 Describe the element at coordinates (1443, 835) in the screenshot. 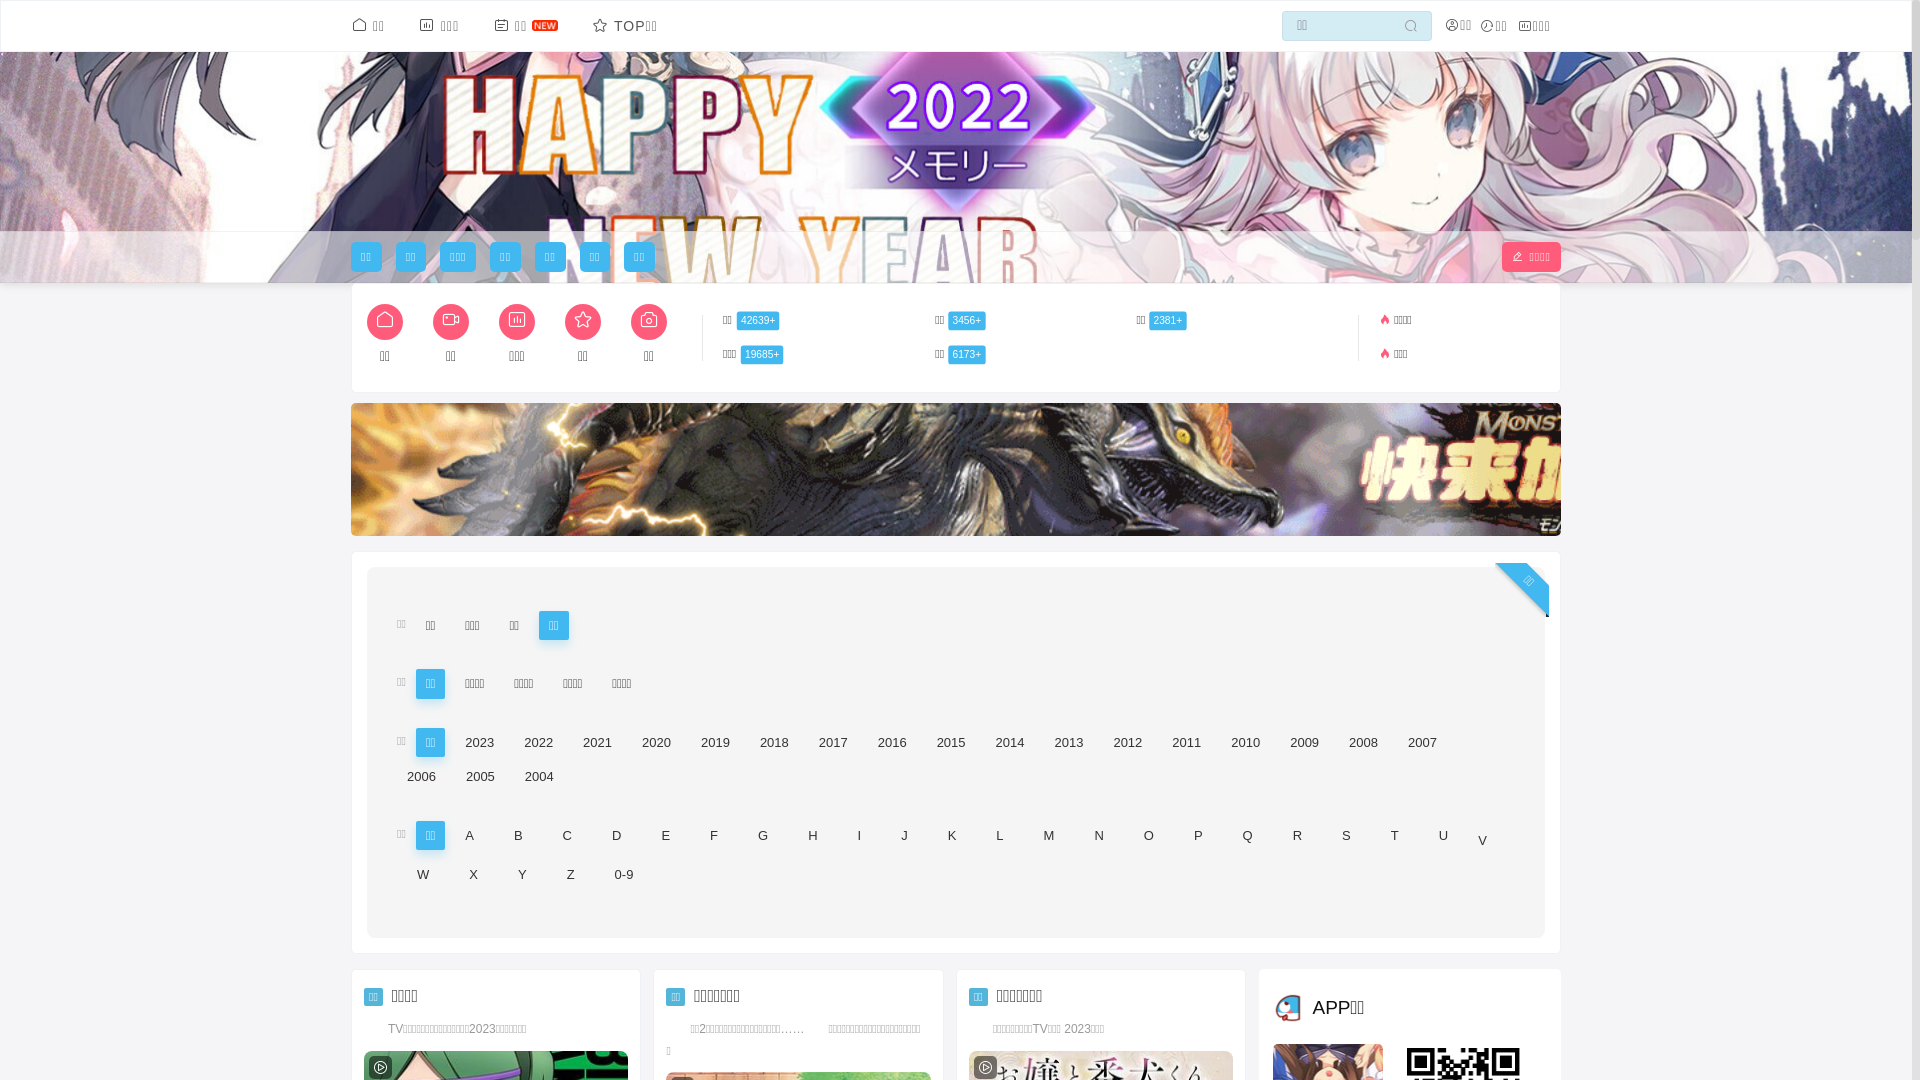

I see `'U'` at that location.